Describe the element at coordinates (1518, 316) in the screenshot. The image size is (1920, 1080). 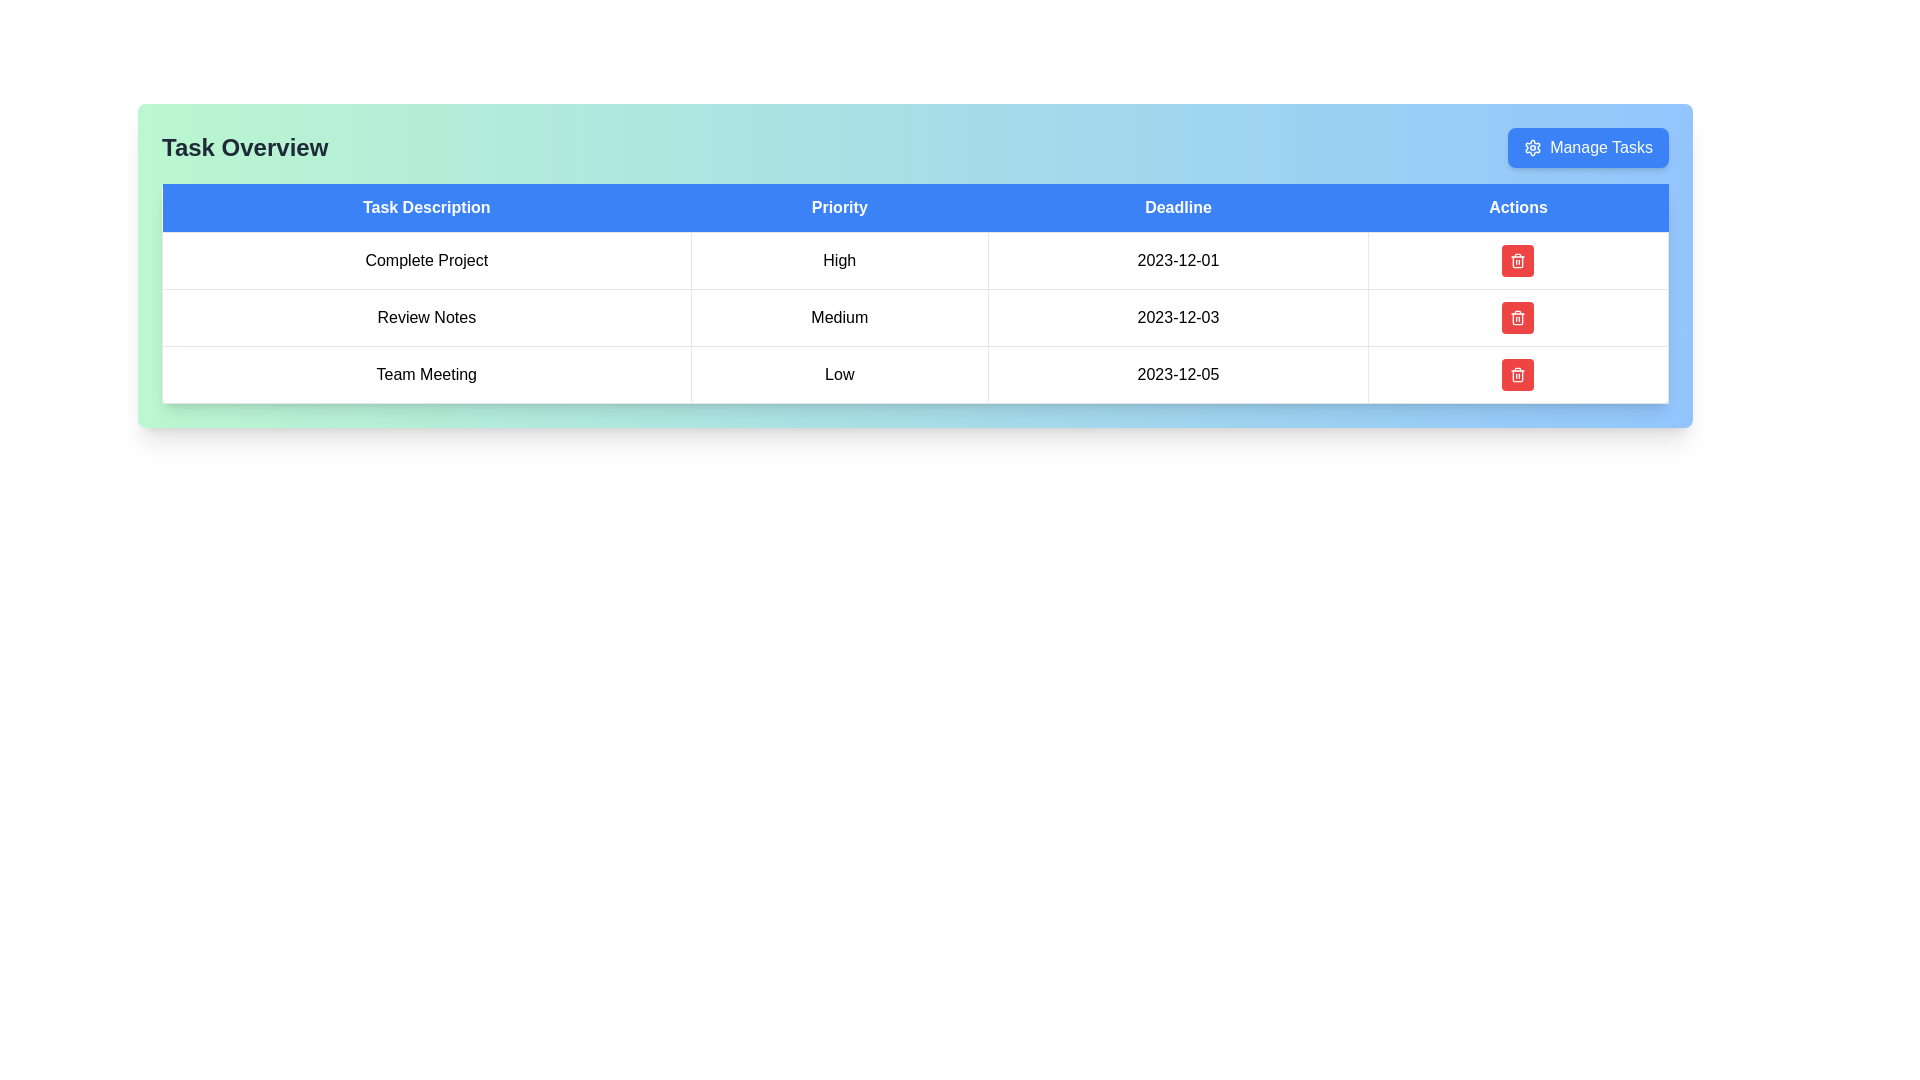
I see `the delete button with icon in the Actions column of the second row for the task with a deadline of '2023-12-03'` at that location.